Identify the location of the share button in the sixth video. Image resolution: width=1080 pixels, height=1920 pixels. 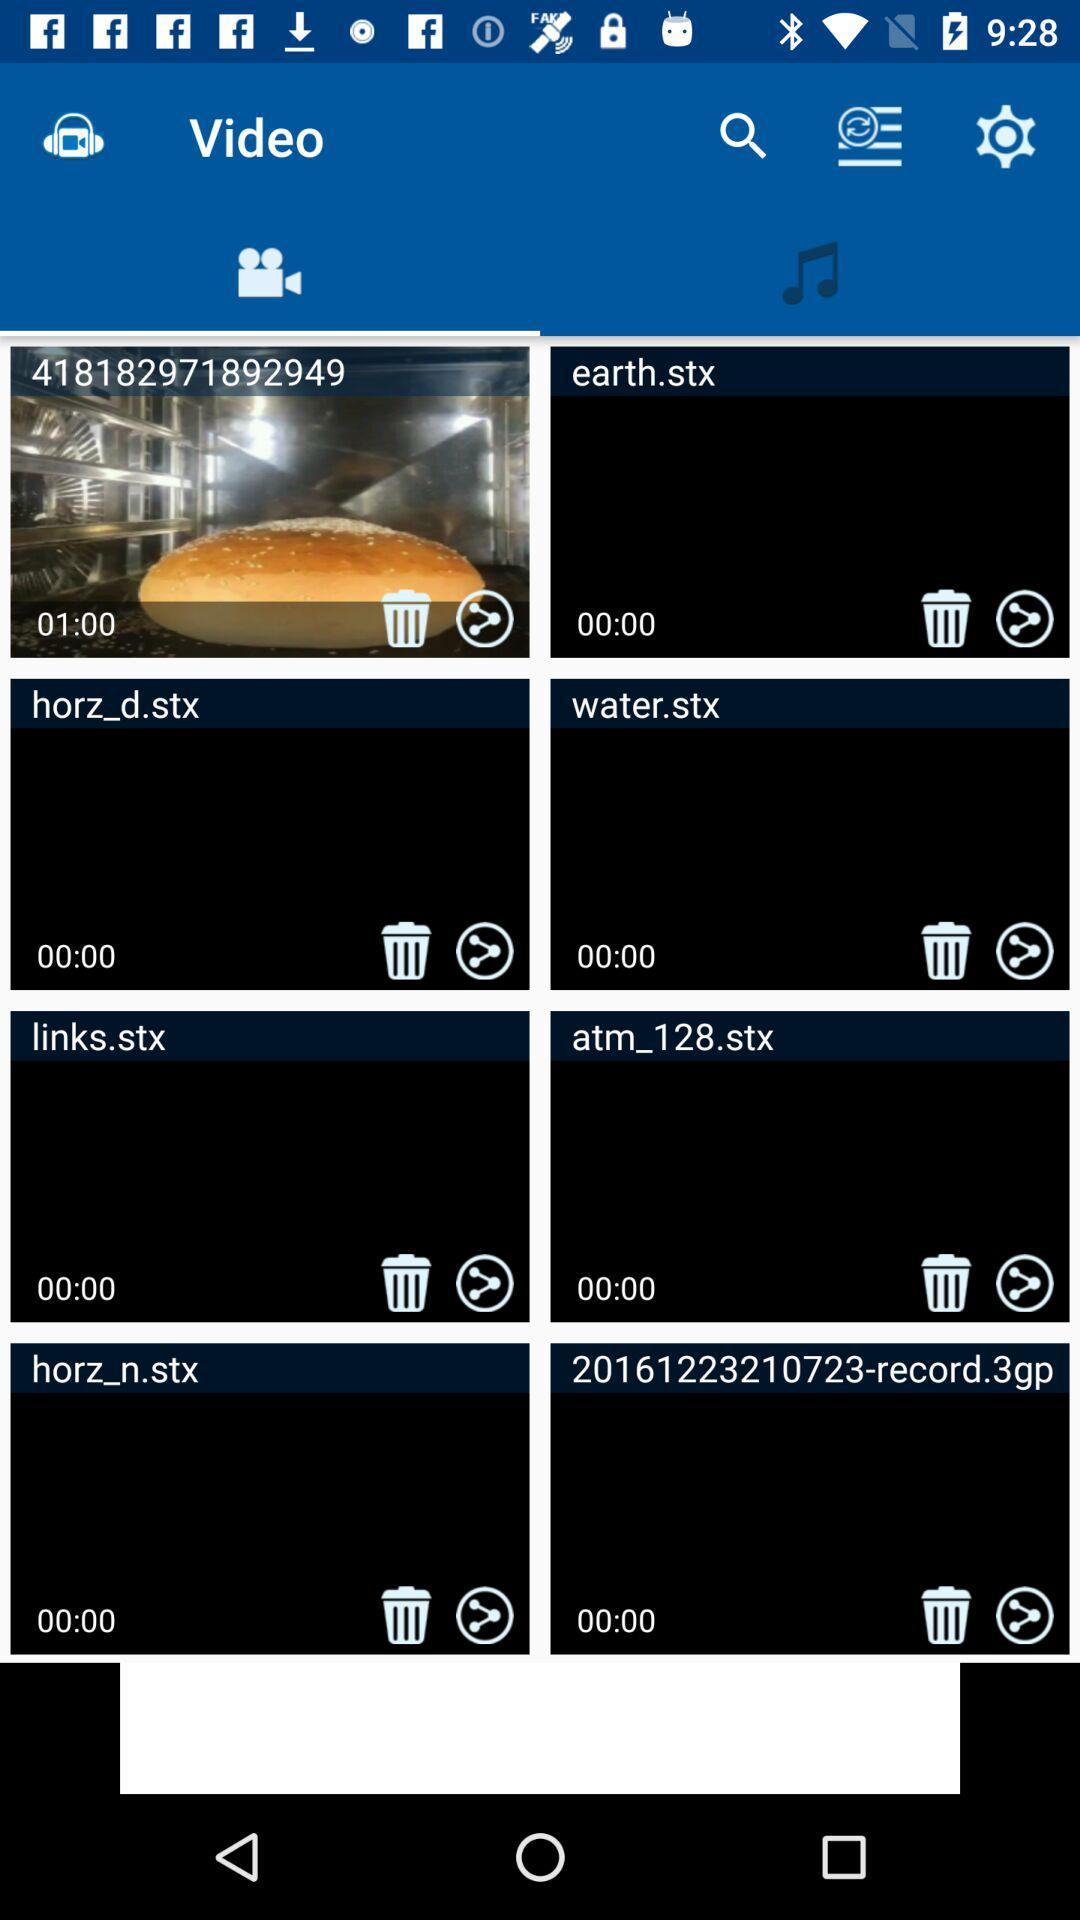
(1025, 1282).